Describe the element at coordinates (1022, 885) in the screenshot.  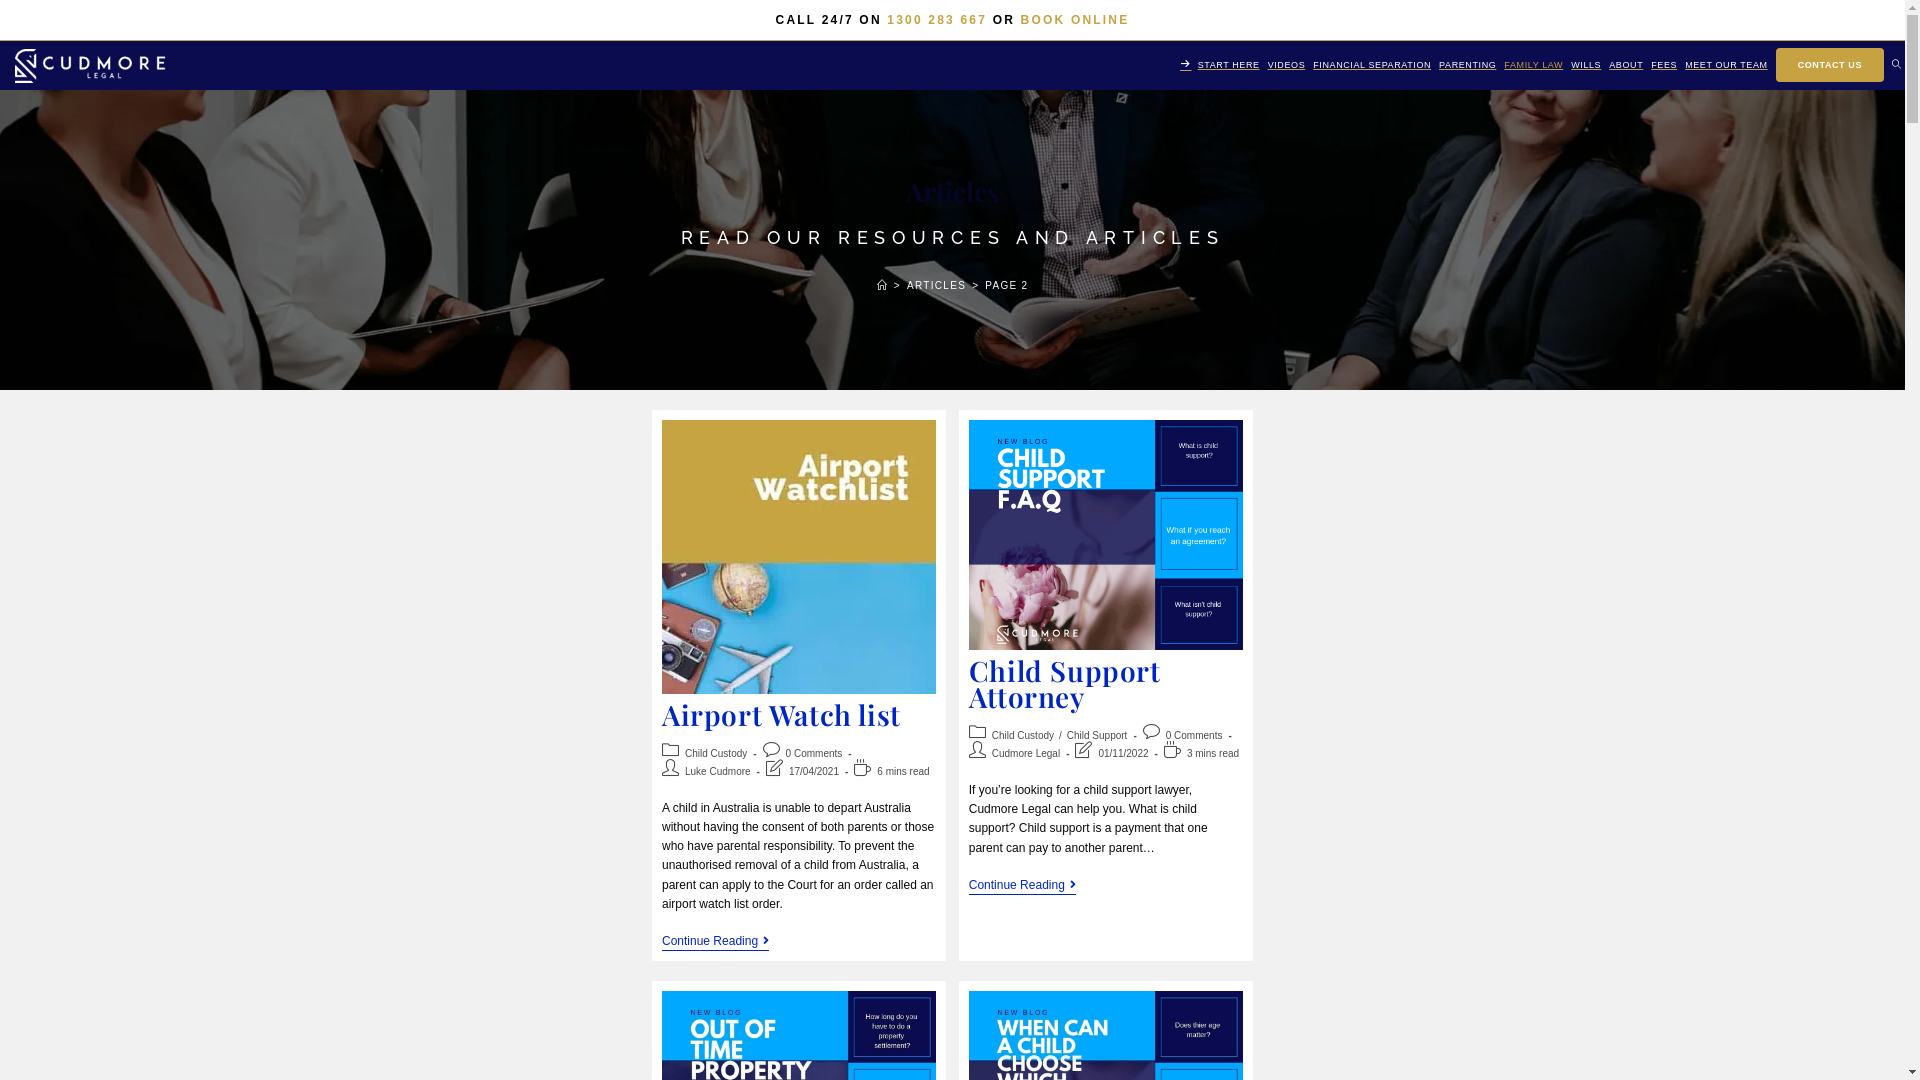
I see `'Continue Reading` at that location.